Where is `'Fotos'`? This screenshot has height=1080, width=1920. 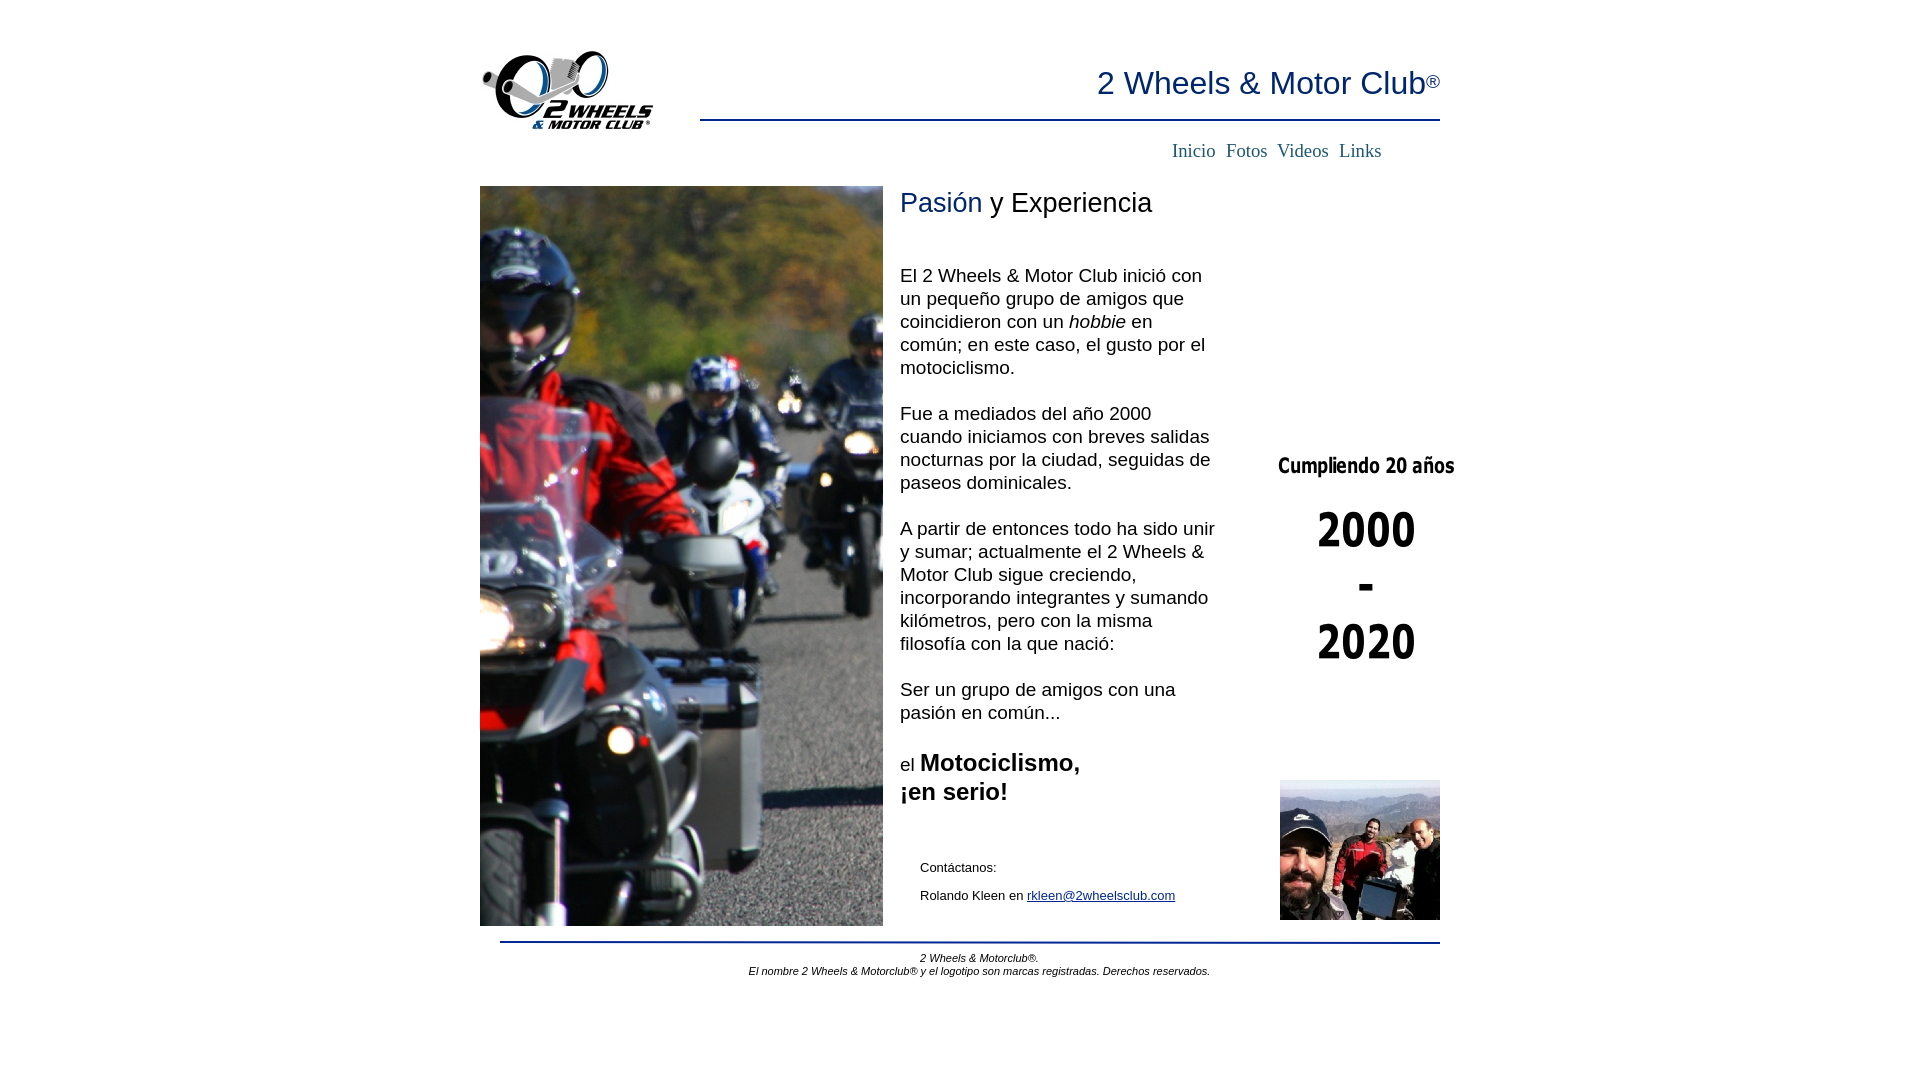
'Fotos' is located at coordinates (1245, 149).